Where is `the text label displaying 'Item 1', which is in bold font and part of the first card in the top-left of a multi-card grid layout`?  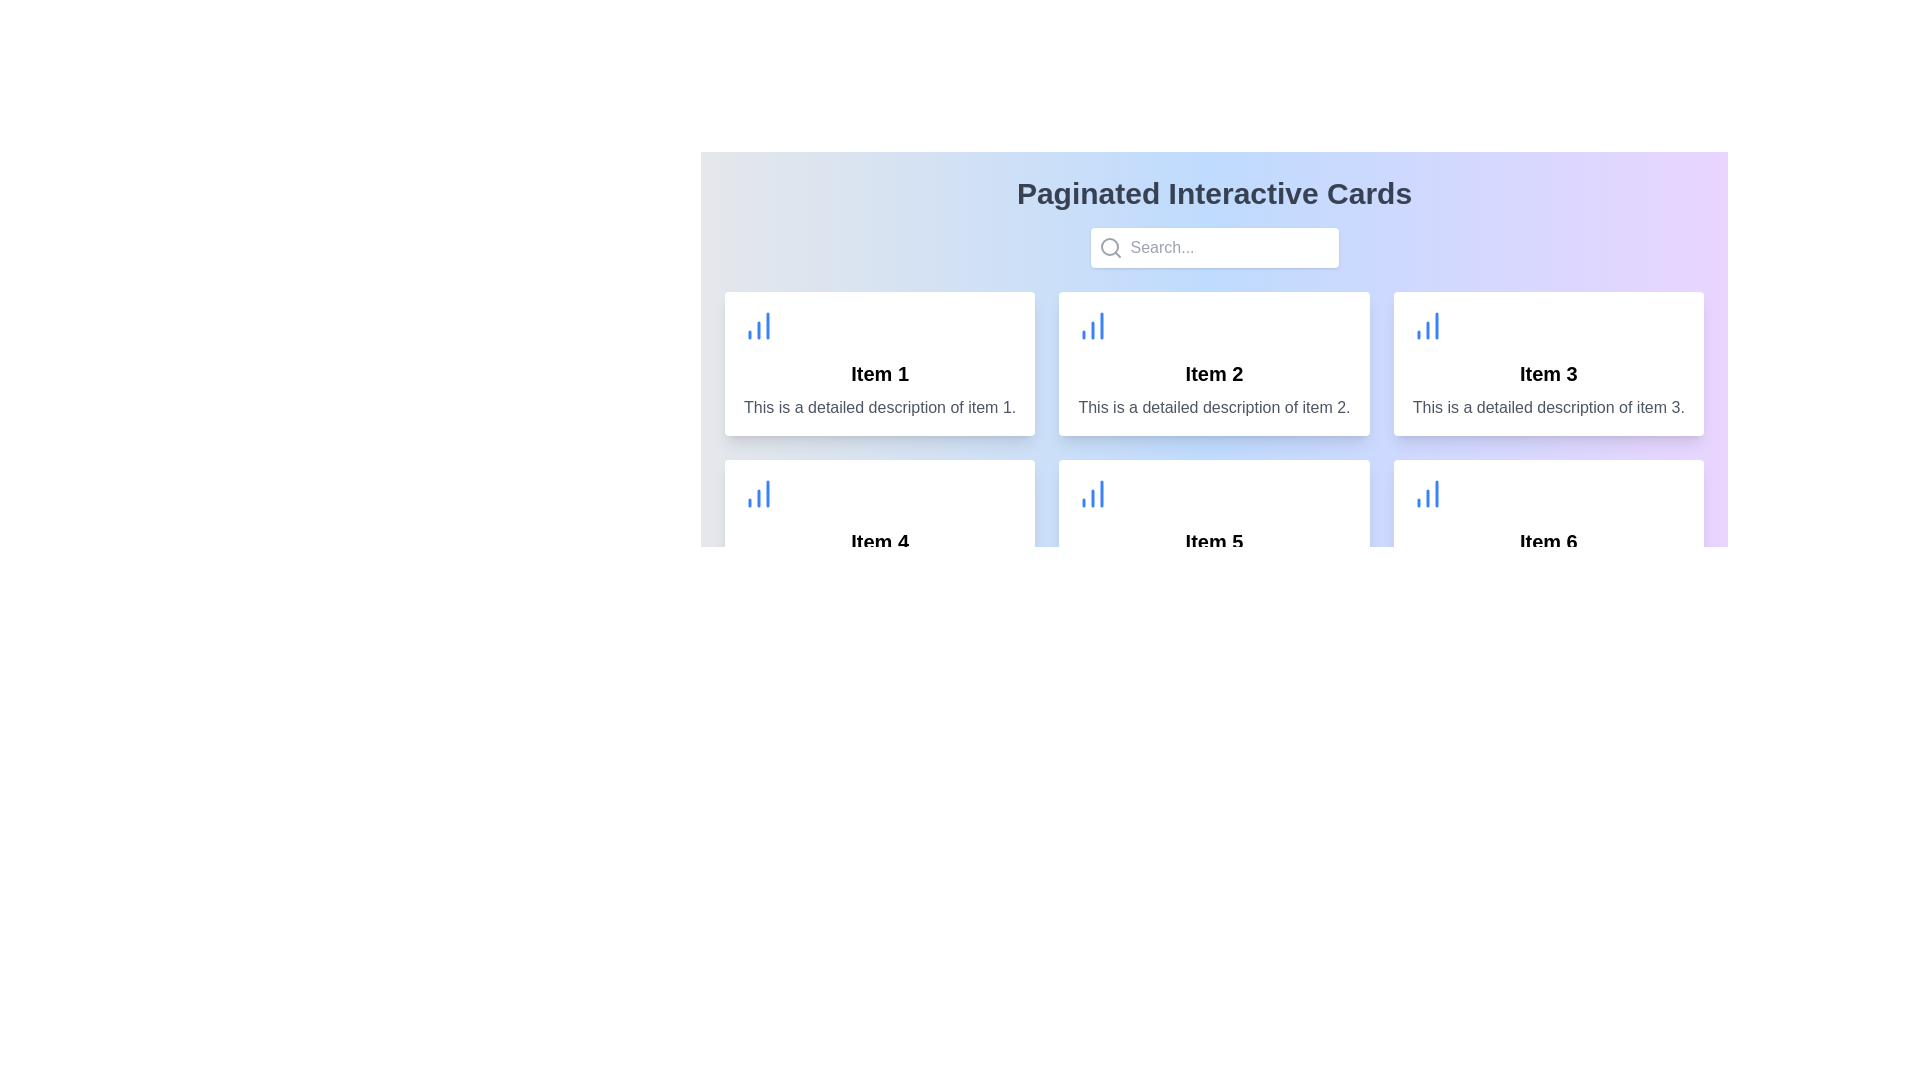 the text label displaying 'Item 1', which is in bold font and part of the first card in the top-left of a multi-card grid layout is located at coordinates (880, 374).